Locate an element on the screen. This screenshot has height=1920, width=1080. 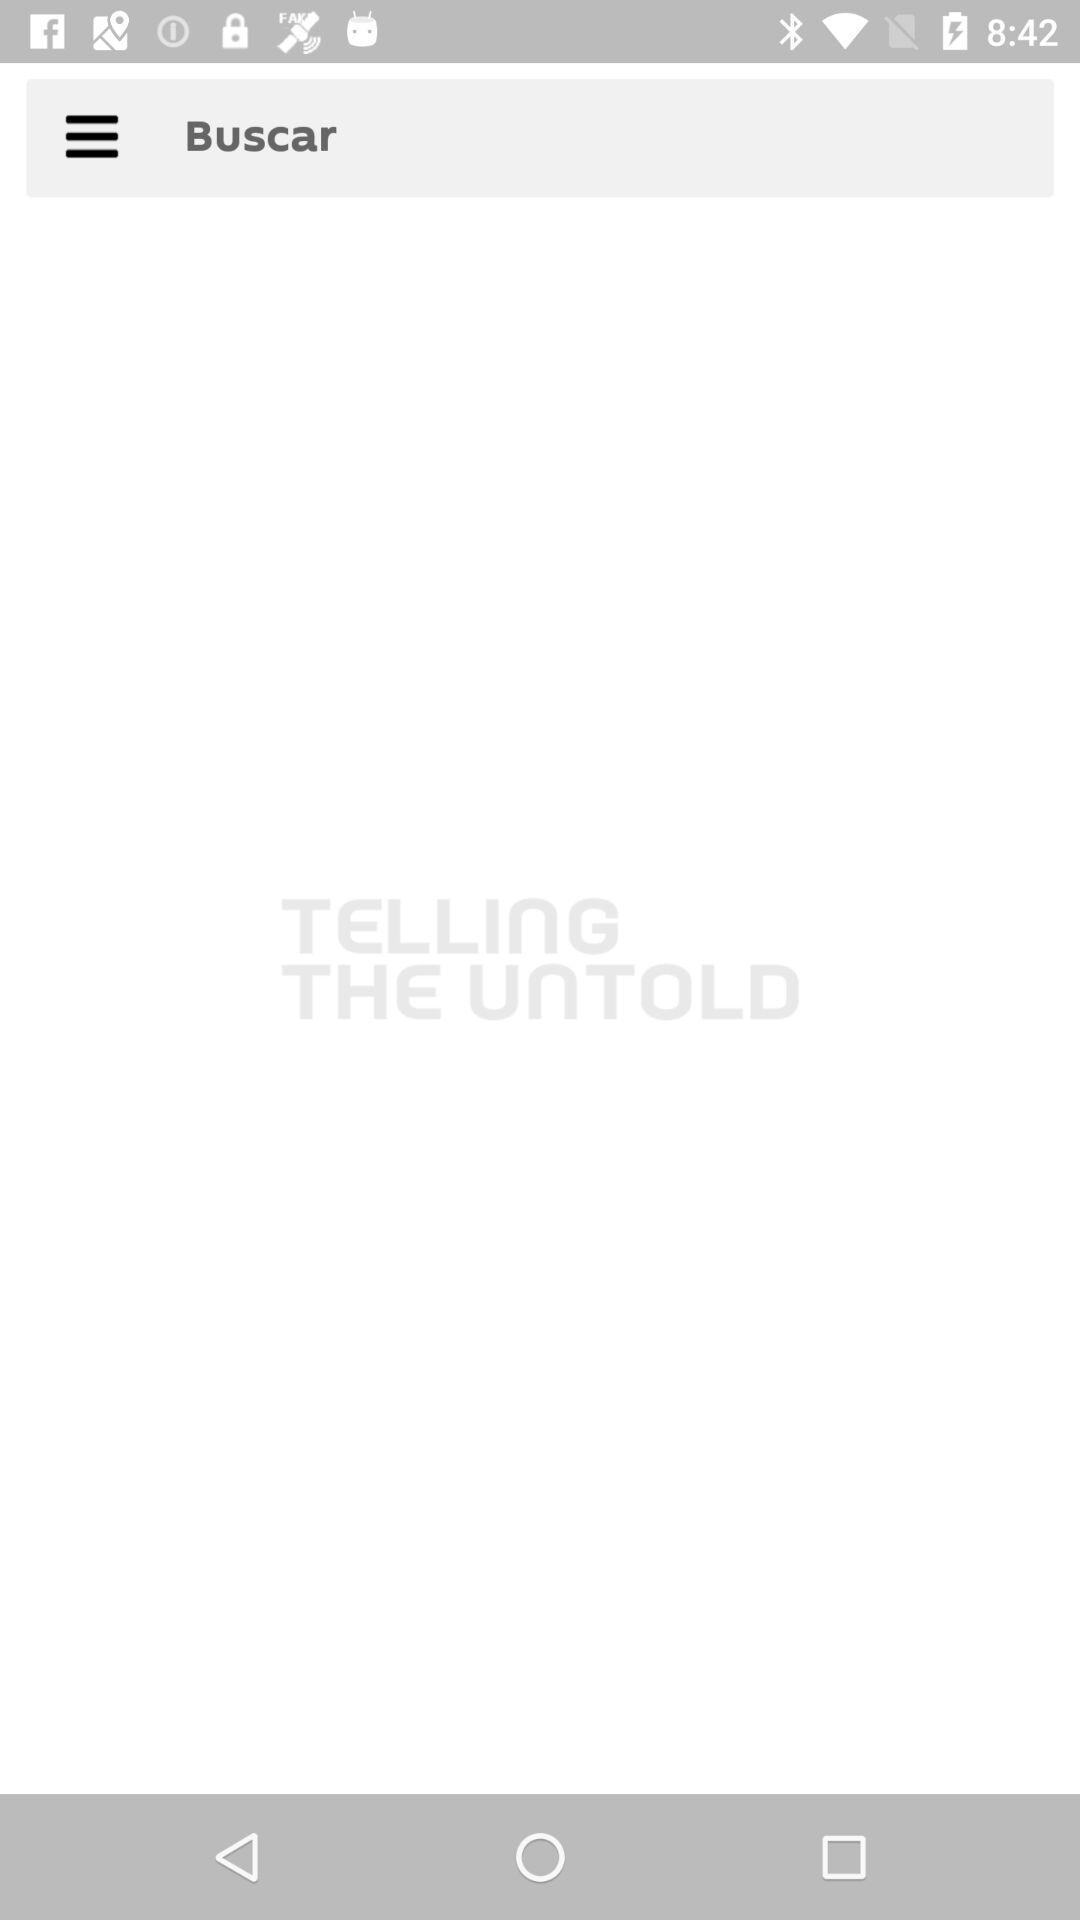
the menu icon is located at coordinates (91, 143).